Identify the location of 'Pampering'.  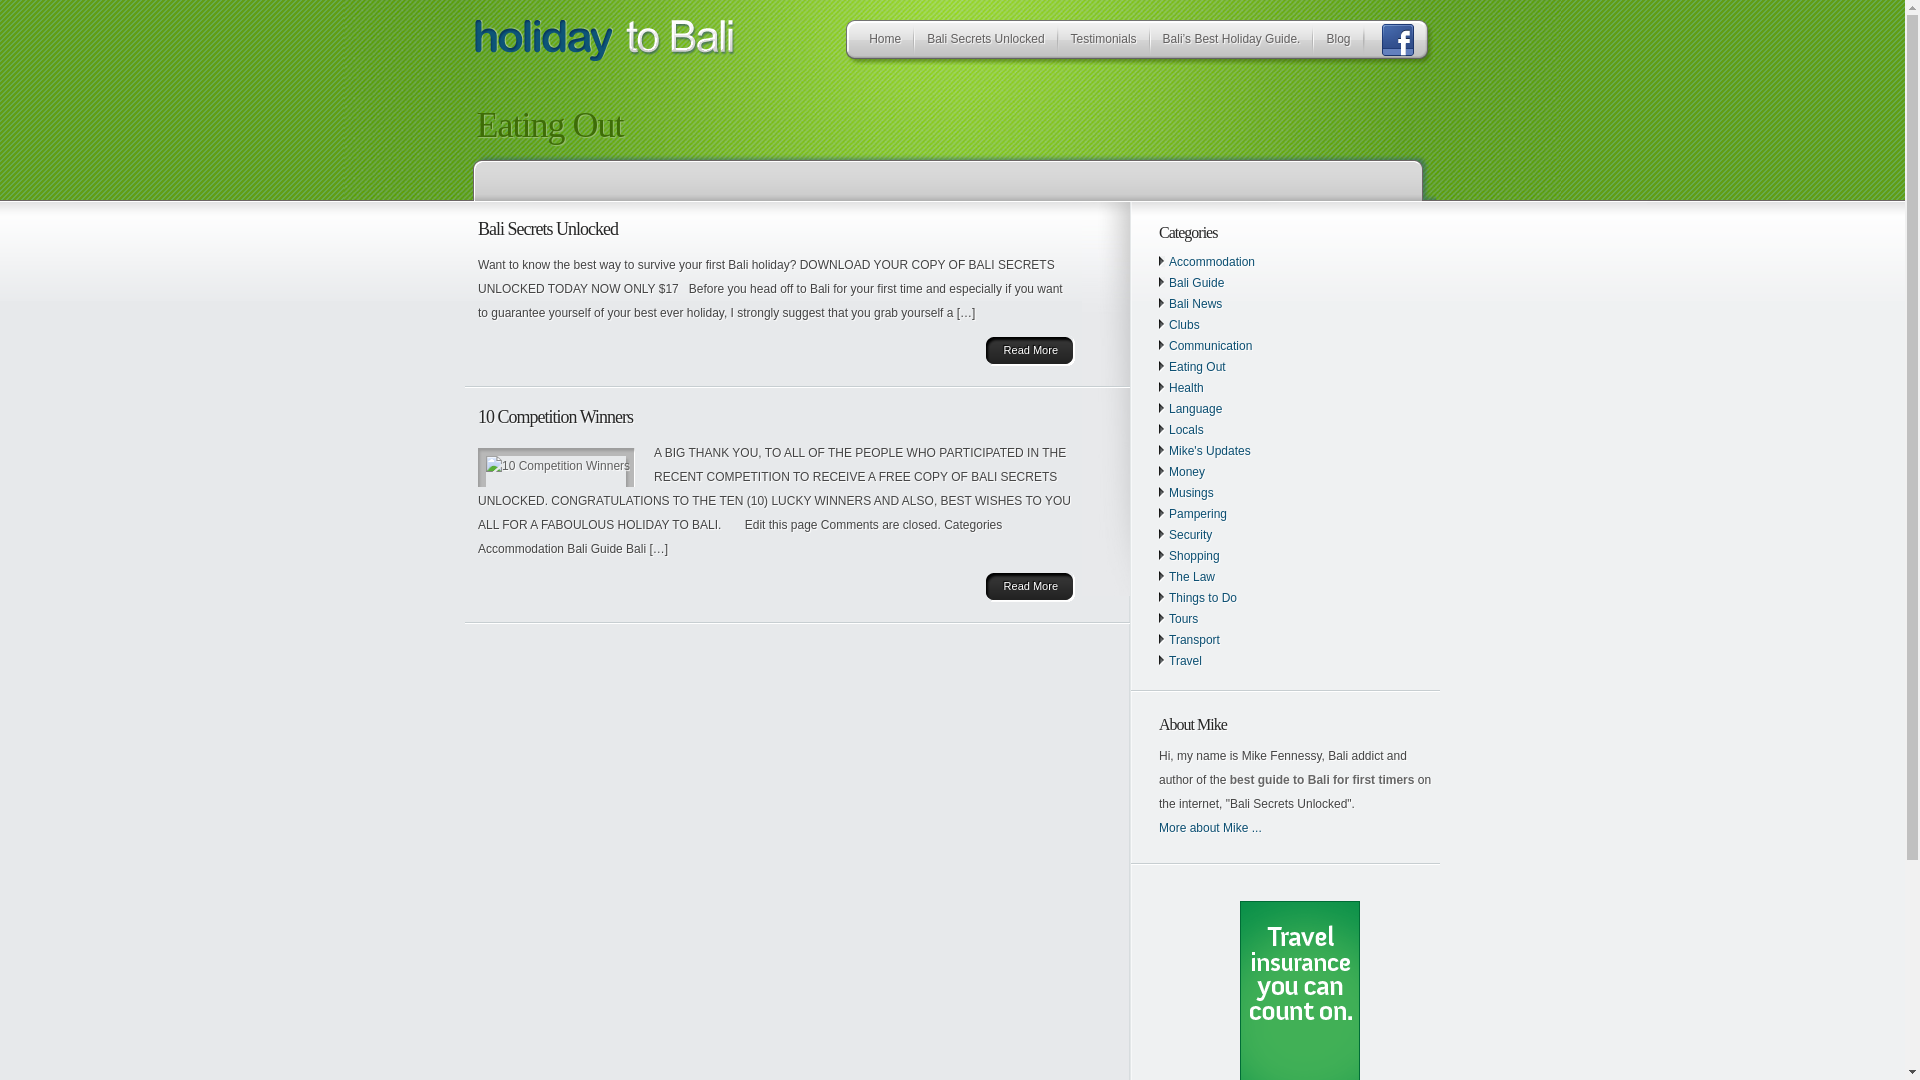
(1169, 512).